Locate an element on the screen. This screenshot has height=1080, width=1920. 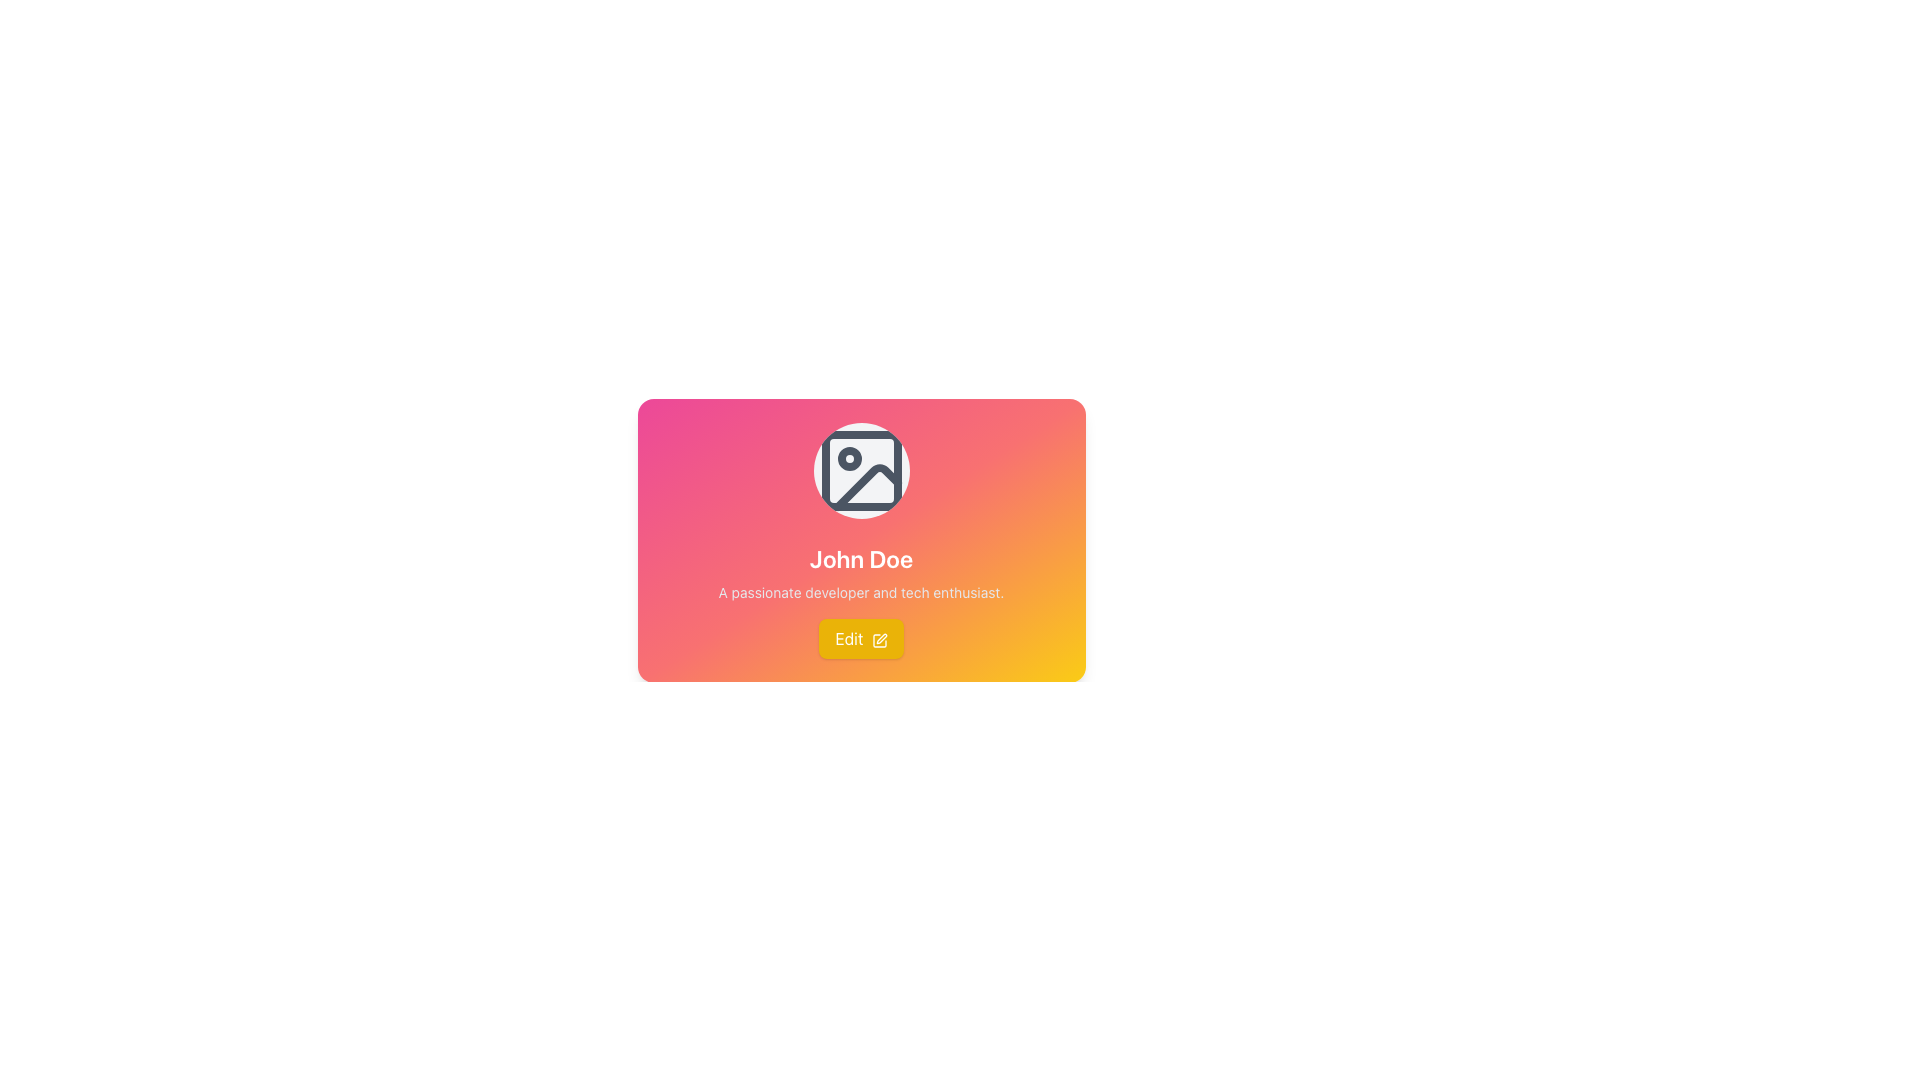
the yellow 'Edit' button with rounded corners, which contains white text and a pen icon, to change its color is located at coordinates (861, 639).